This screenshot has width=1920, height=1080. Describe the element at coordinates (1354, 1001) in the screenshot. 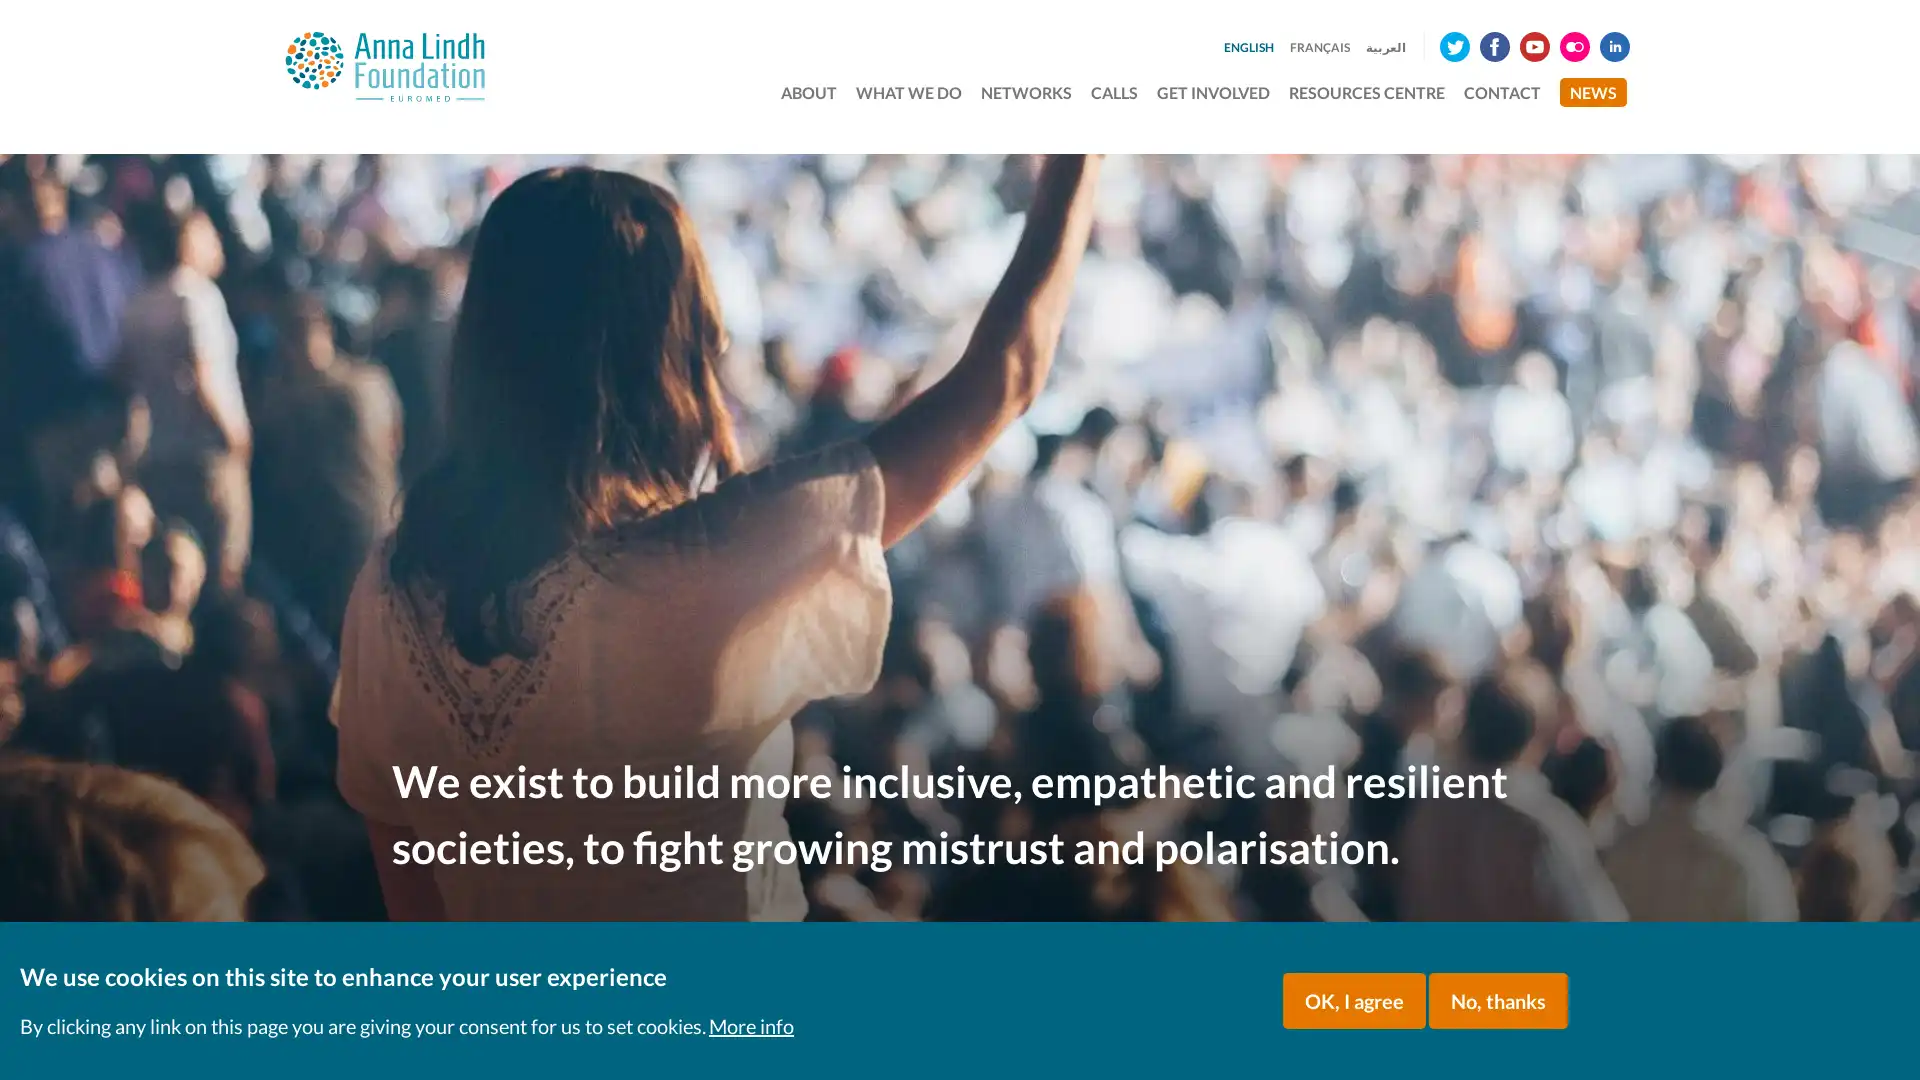

I see `OK, I agree` at that location.